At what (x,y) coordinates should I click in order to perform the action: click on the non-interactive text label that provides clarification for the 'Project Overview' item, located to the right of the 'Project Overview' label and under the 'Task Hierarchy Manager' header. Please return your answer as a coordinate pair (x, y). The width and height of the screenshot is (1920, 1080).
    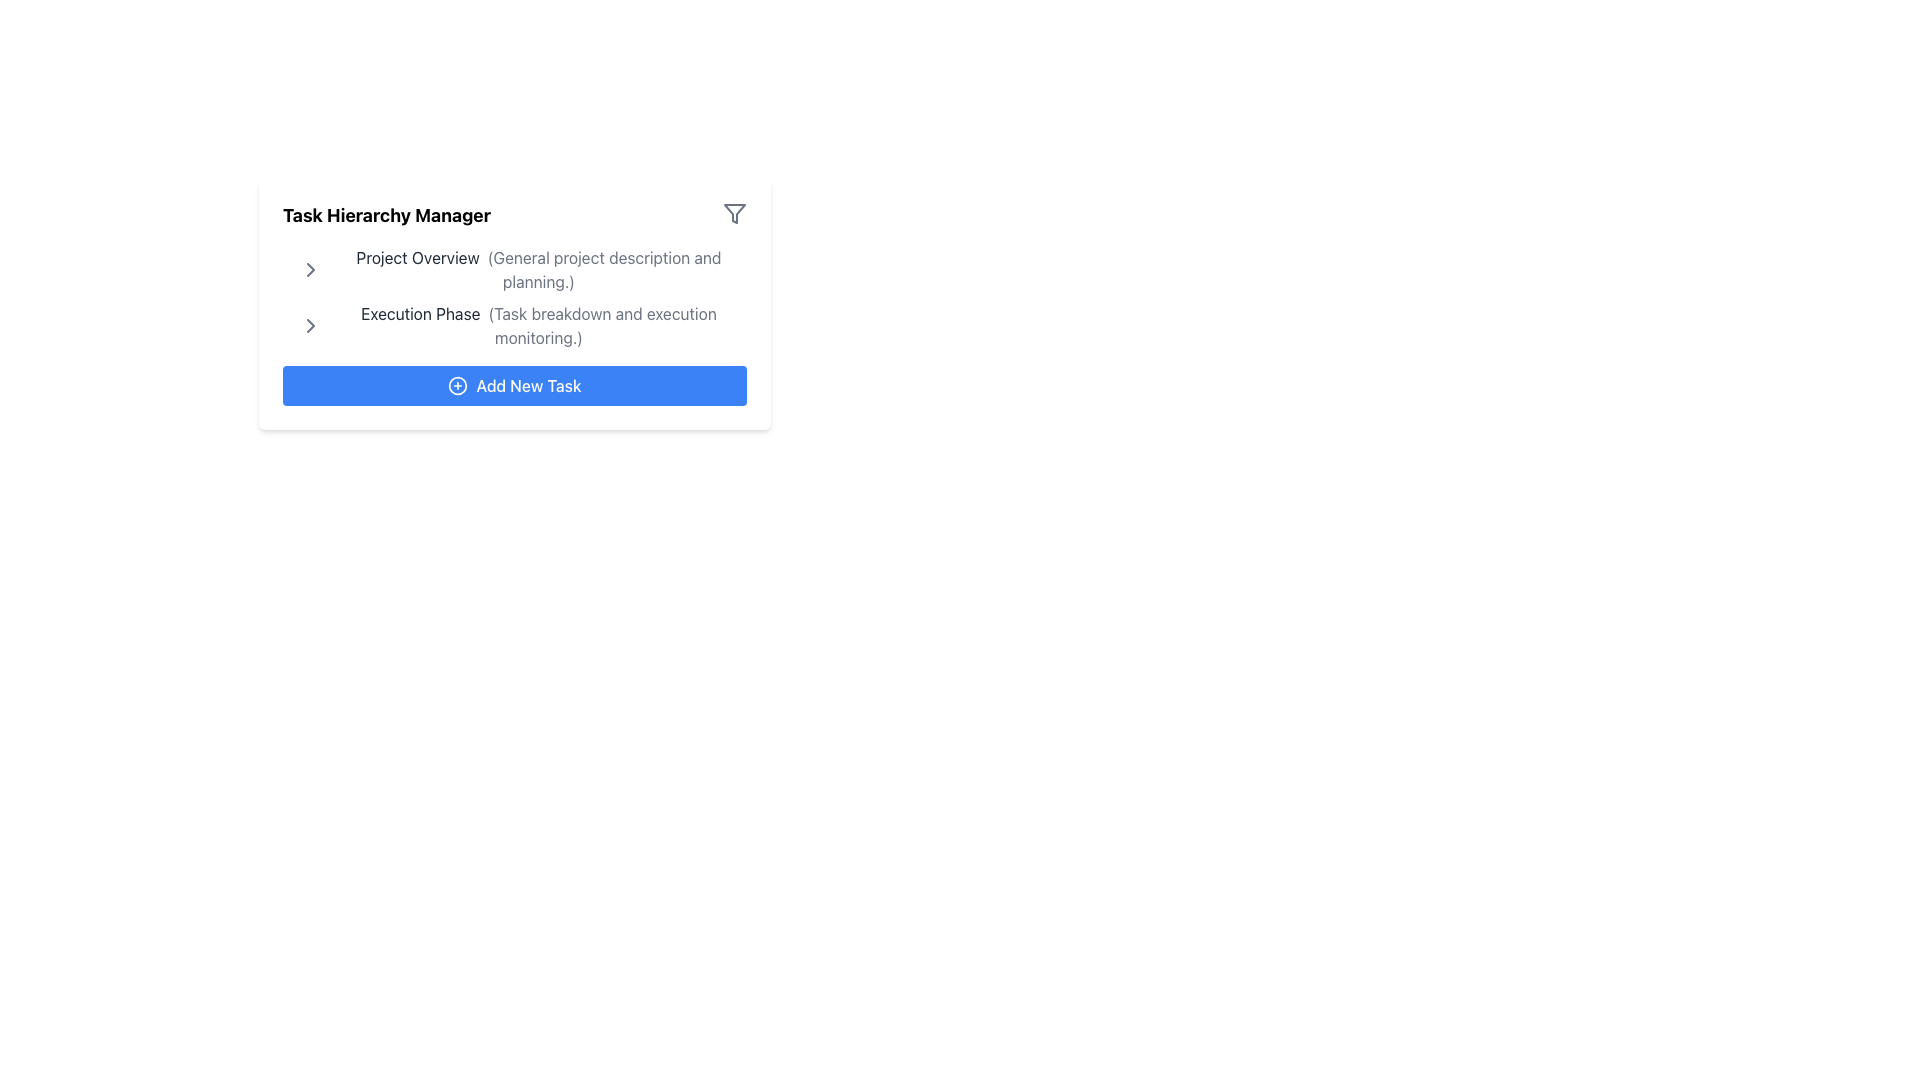
    Looking at the image, I should click on (603, 270).